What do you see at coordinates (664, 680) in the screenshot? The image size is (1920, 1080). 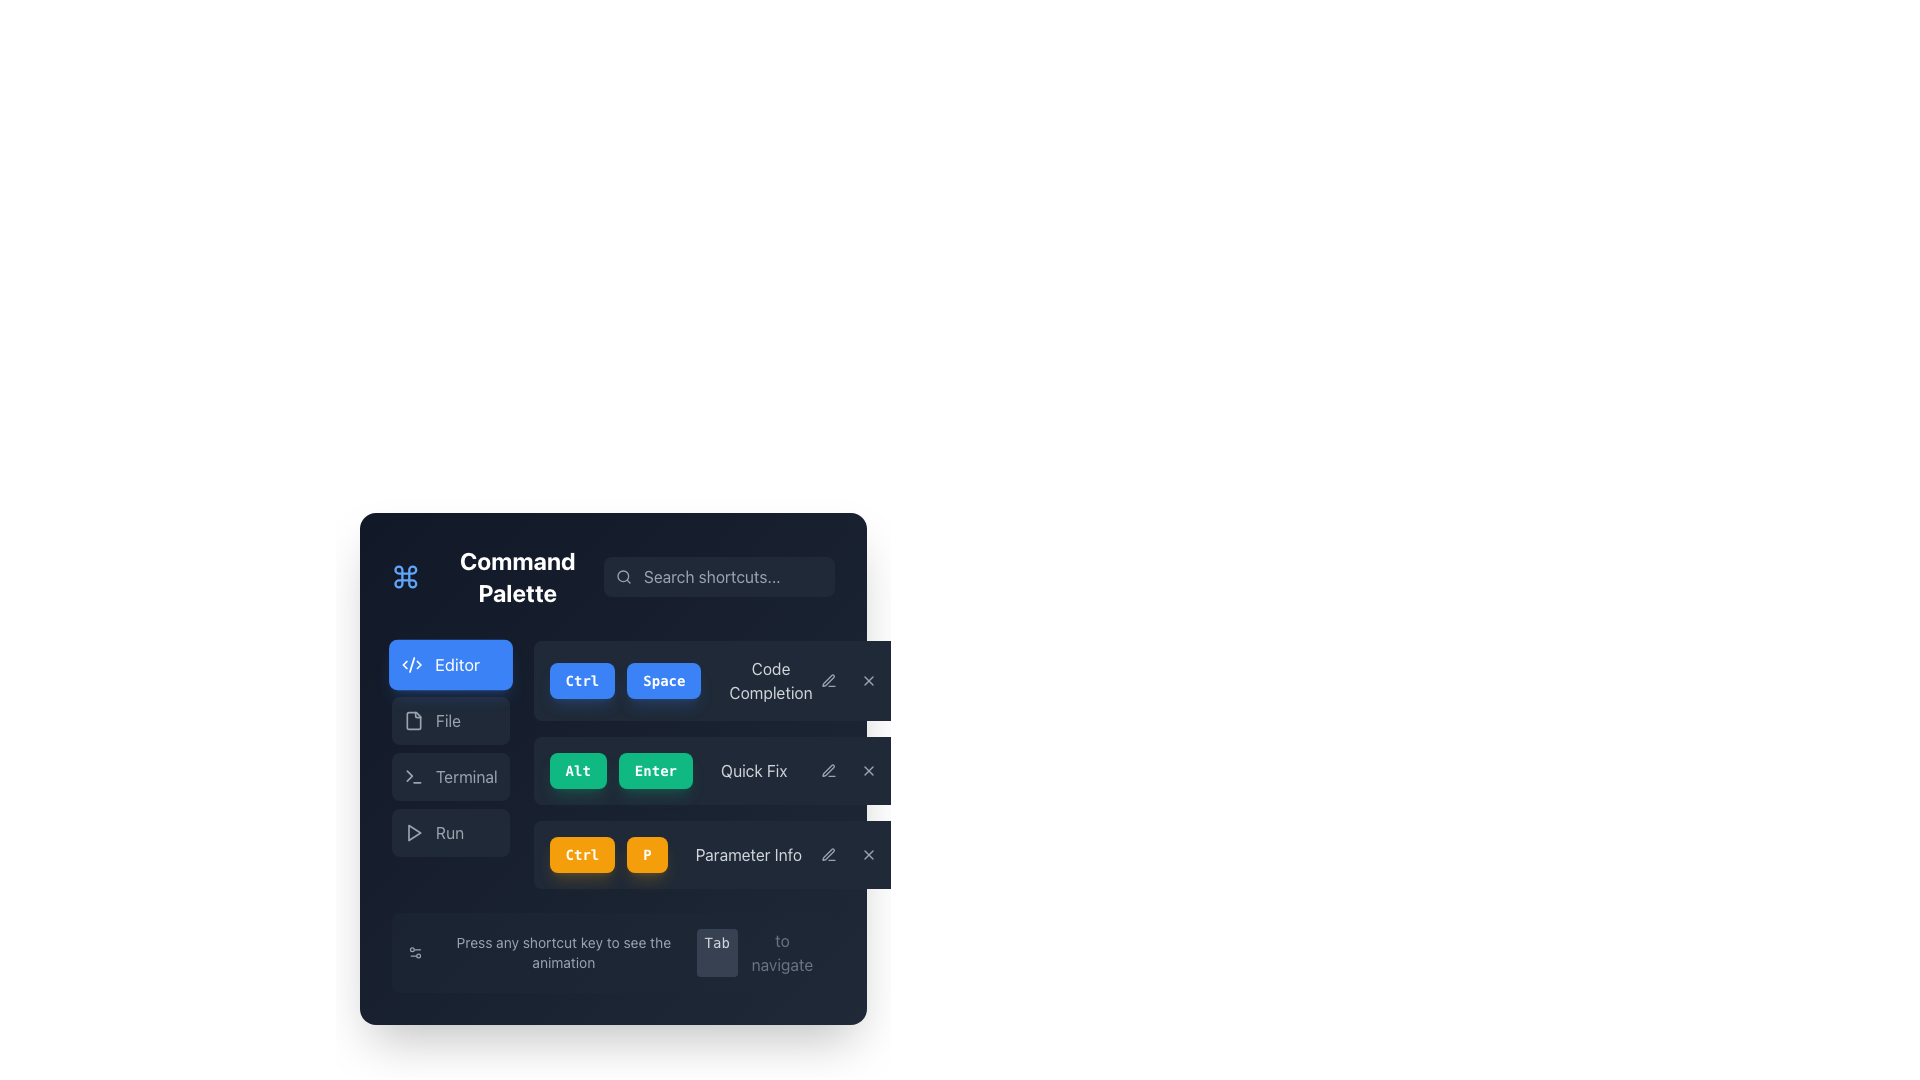 I see `the rounded blue 'Space' button, which features white bold monospaced text and is positioned centrally between 'Ctrl' and 'Code Completion' in the command palette interface` at bounding box center [664, 680].